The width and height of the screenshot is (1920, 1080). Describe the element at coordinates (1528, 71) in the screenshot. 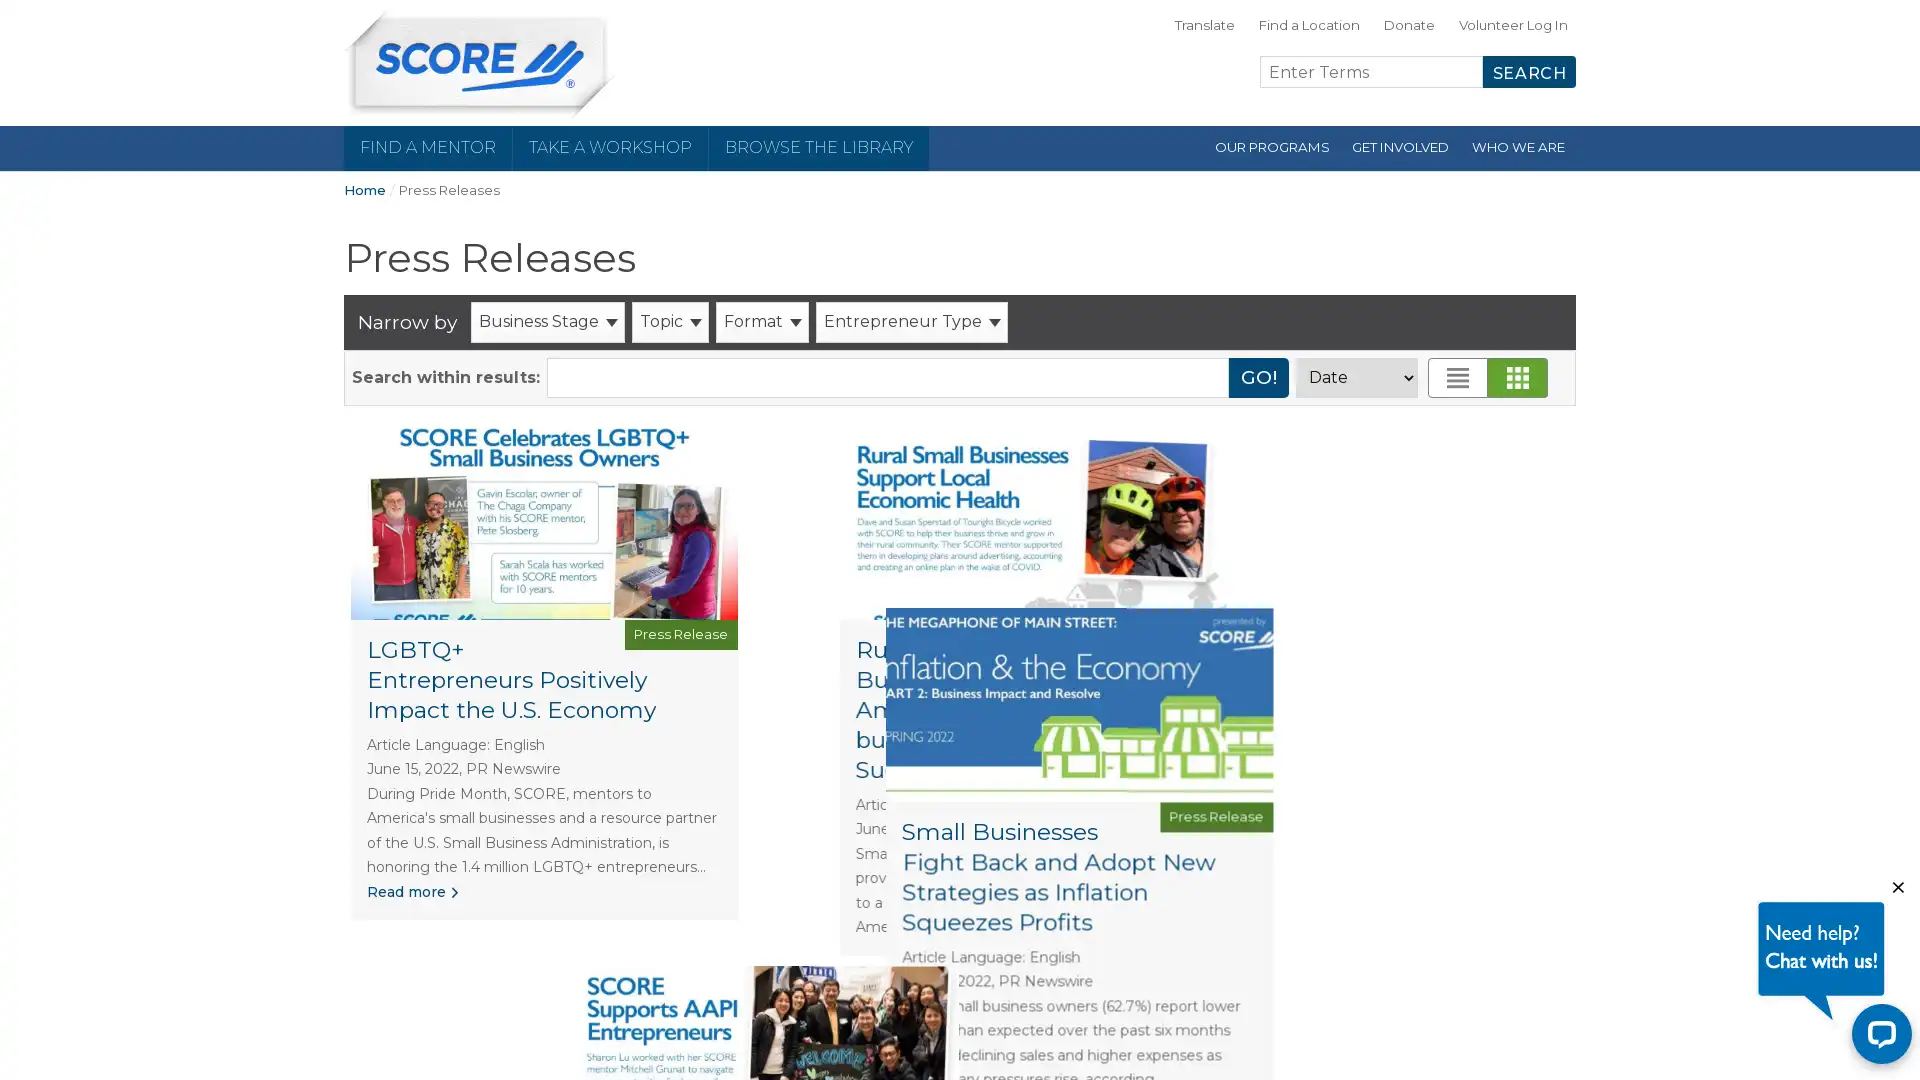

I see `Search` at that location.